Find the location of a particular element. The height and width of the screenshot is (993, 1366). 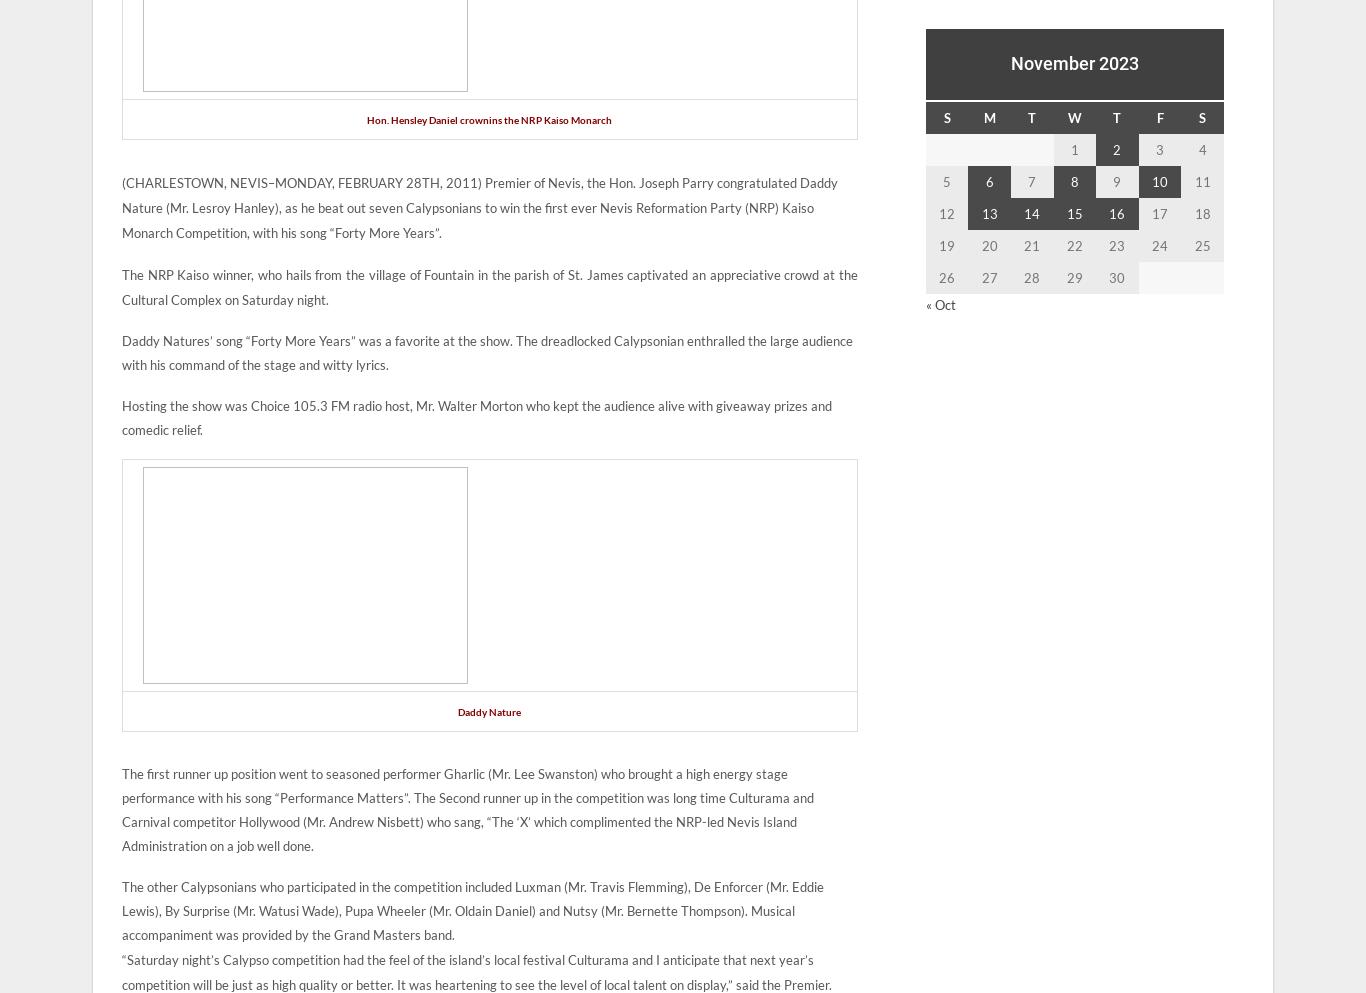

'21' is located at coordinates (1031, 244).